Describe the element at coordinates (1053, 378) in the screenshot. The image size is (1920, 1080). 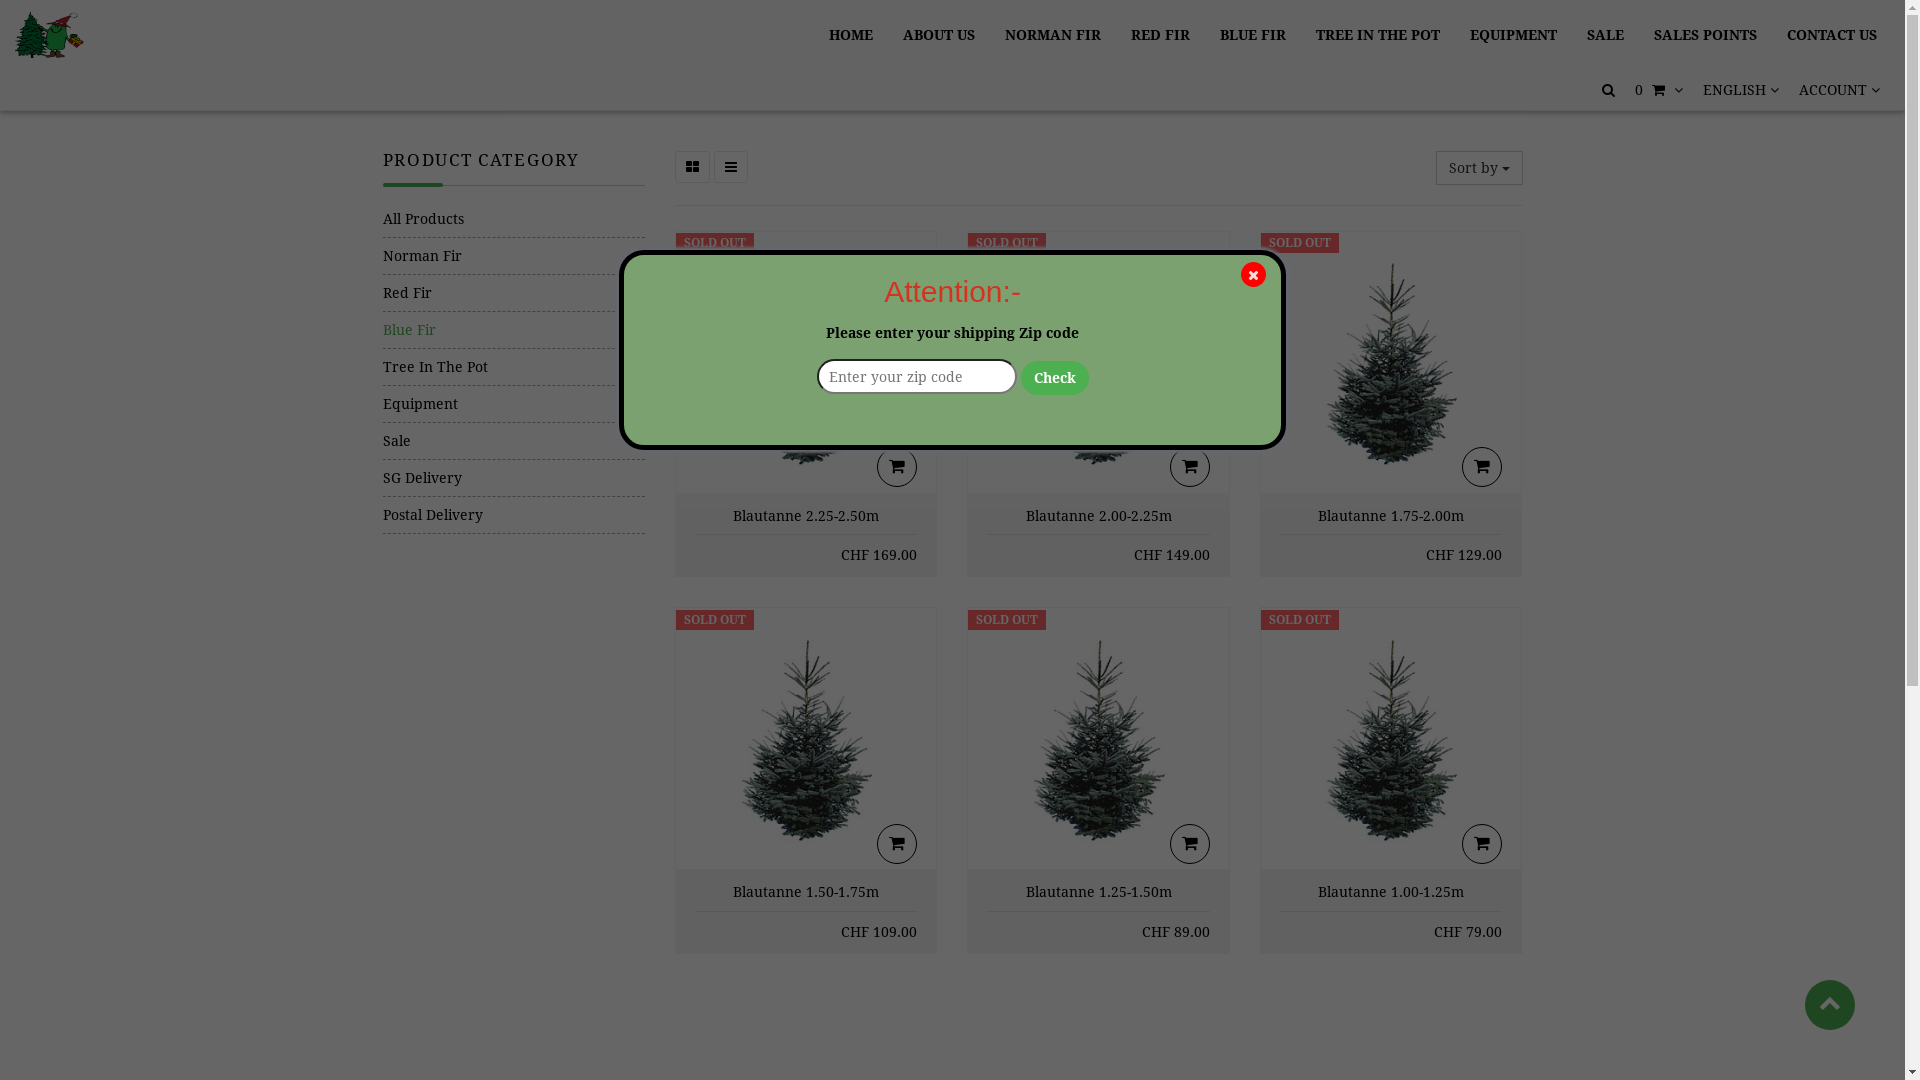
I see `'Check'` at that location.